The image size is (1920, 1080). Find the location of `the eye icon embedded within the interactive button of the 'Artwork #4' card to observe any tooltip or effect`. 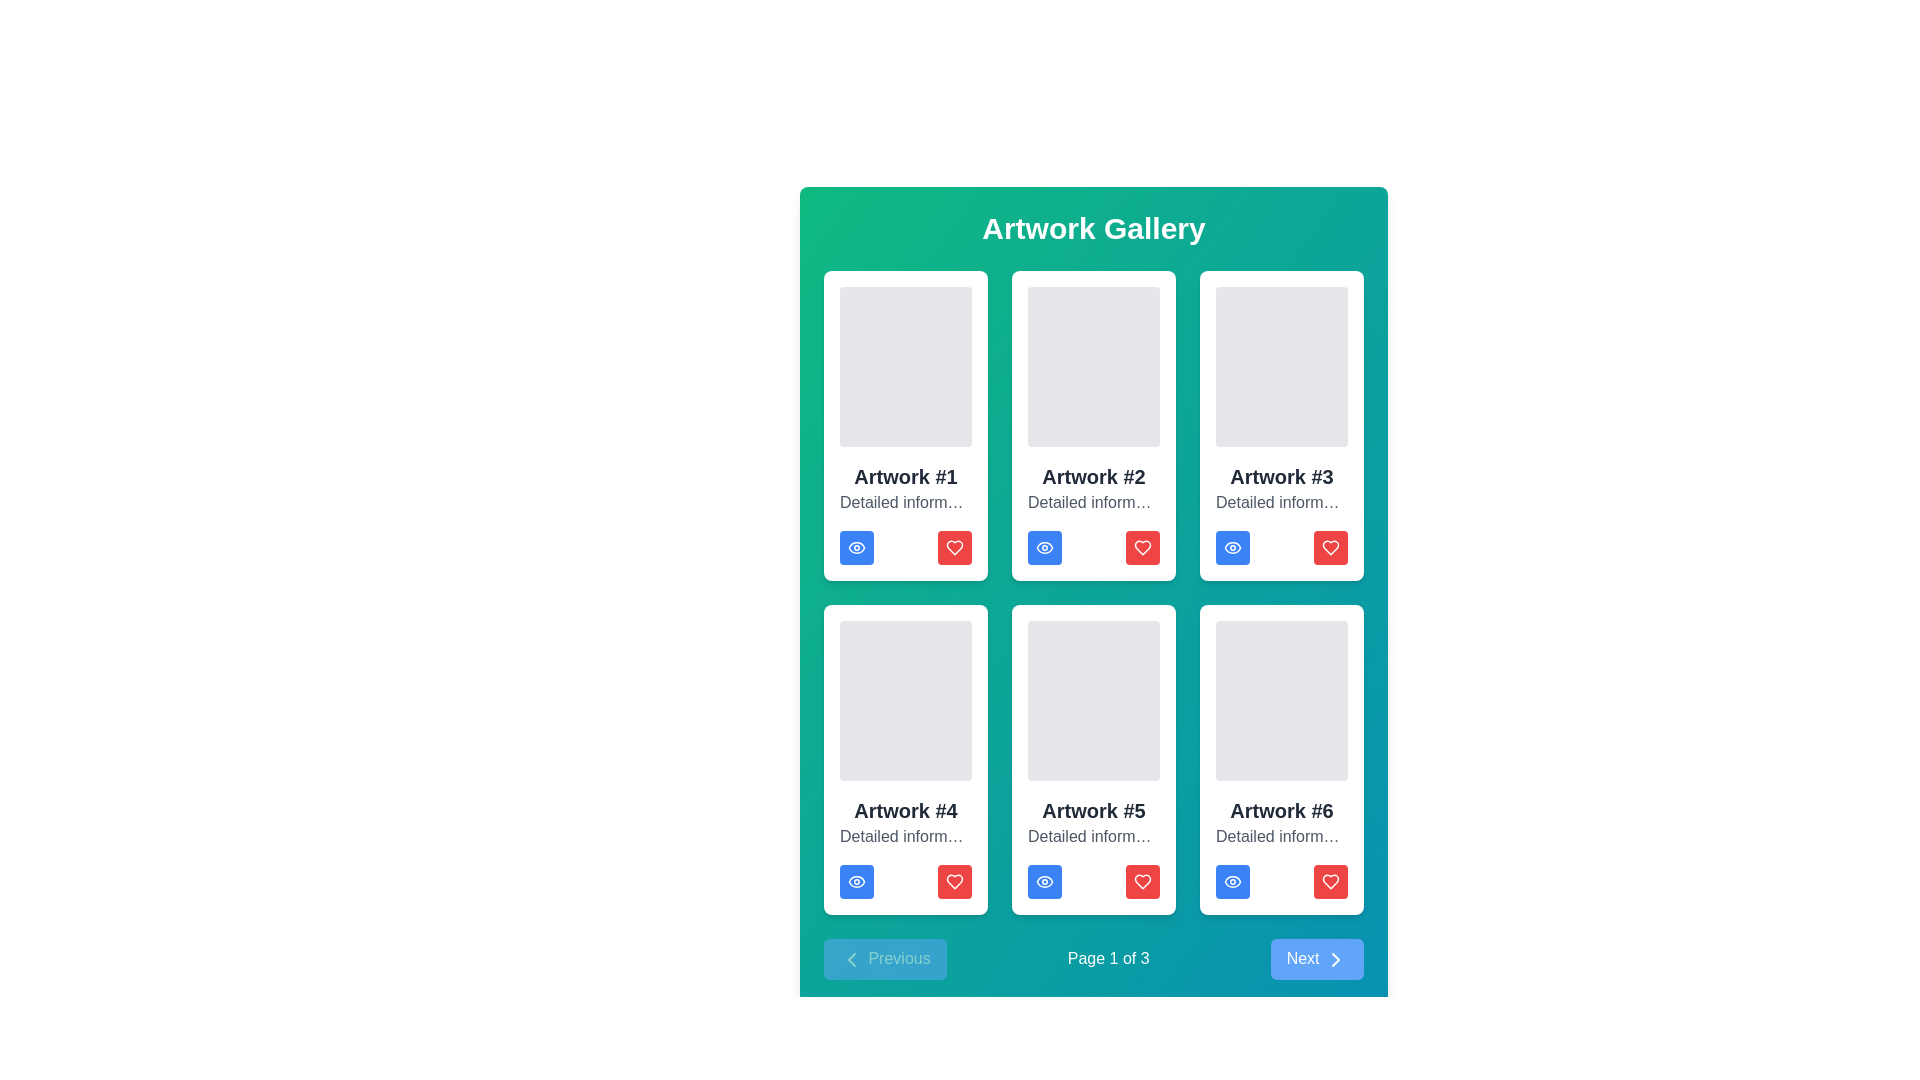

the eye icon embedded within the interactive button of the 'Artwork #4' card to observe any tooltip or effect is located at coordinates (857, 881).